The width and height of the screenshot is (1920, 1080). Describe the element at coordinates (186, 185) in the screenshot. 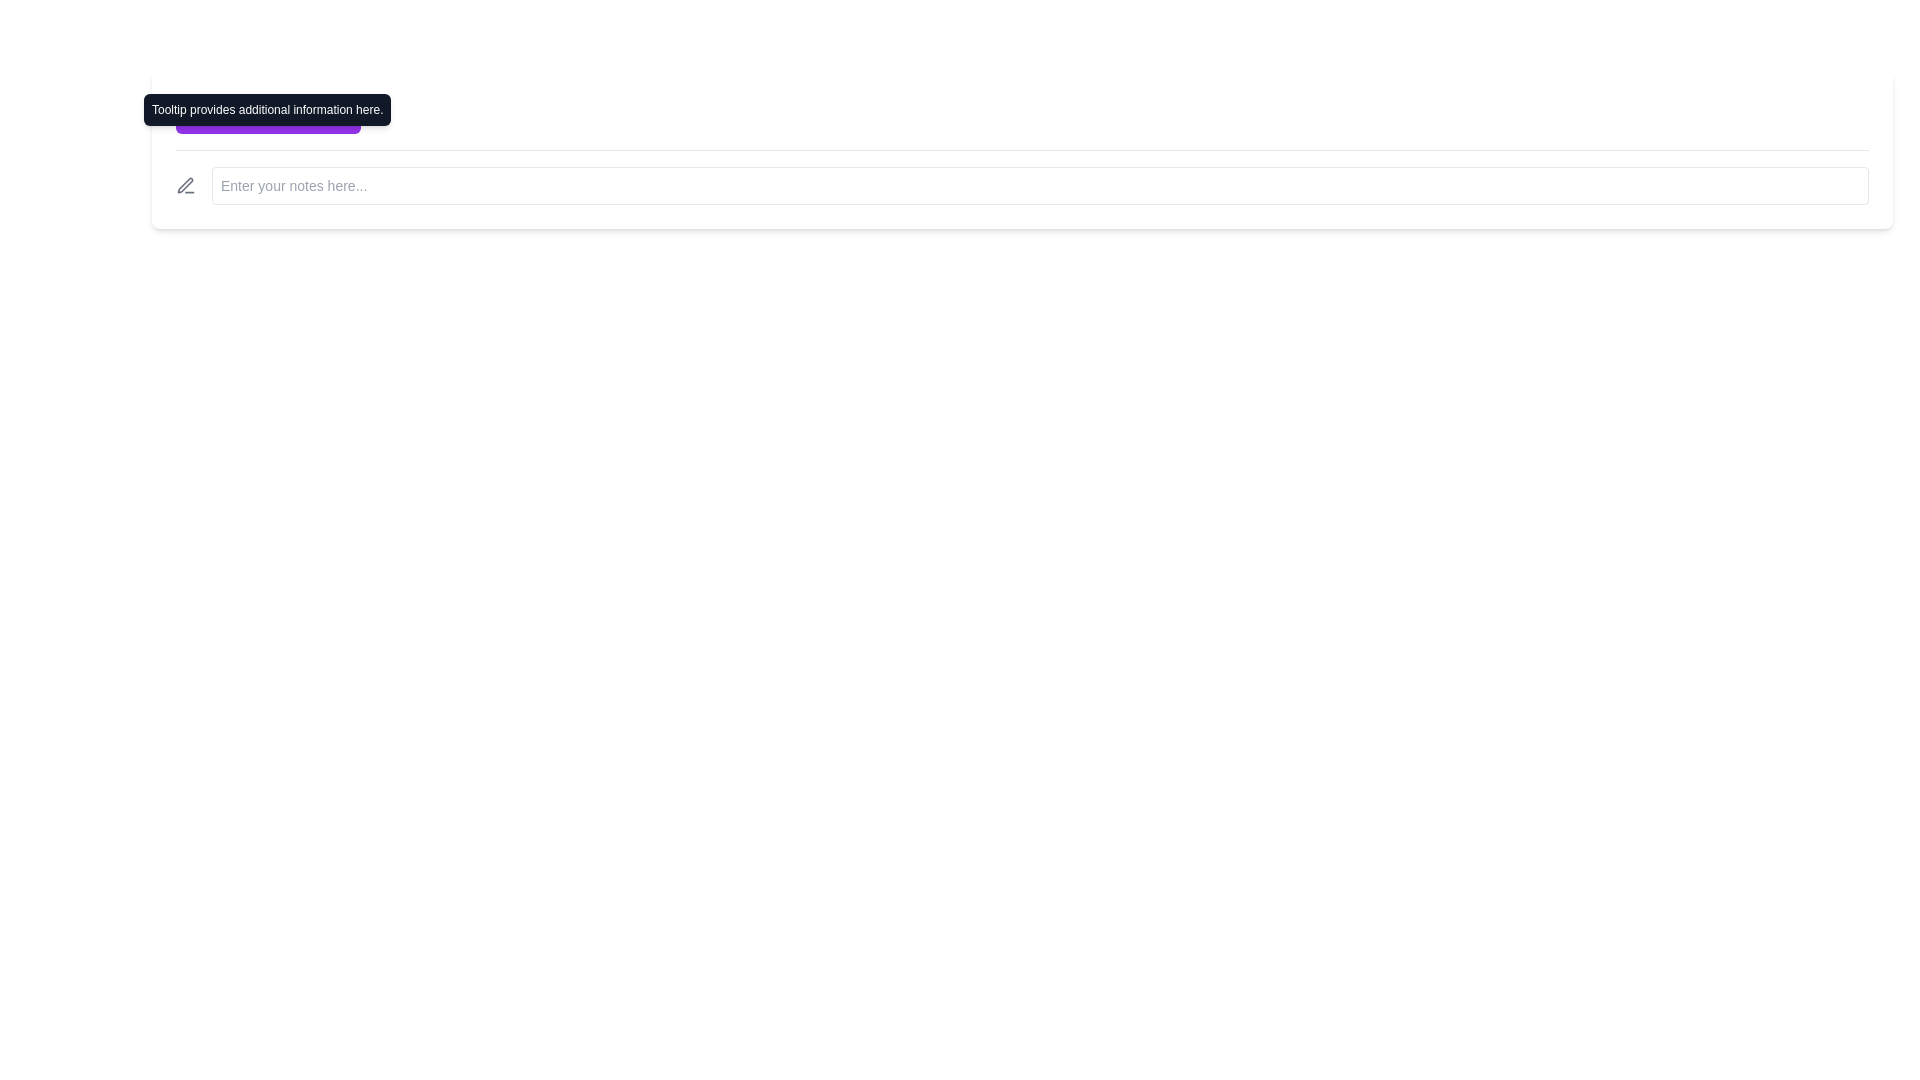

I see `the gray pen icon representing editing tools, located on the leftmost side of a bar section before the text input area for notes` at that location.